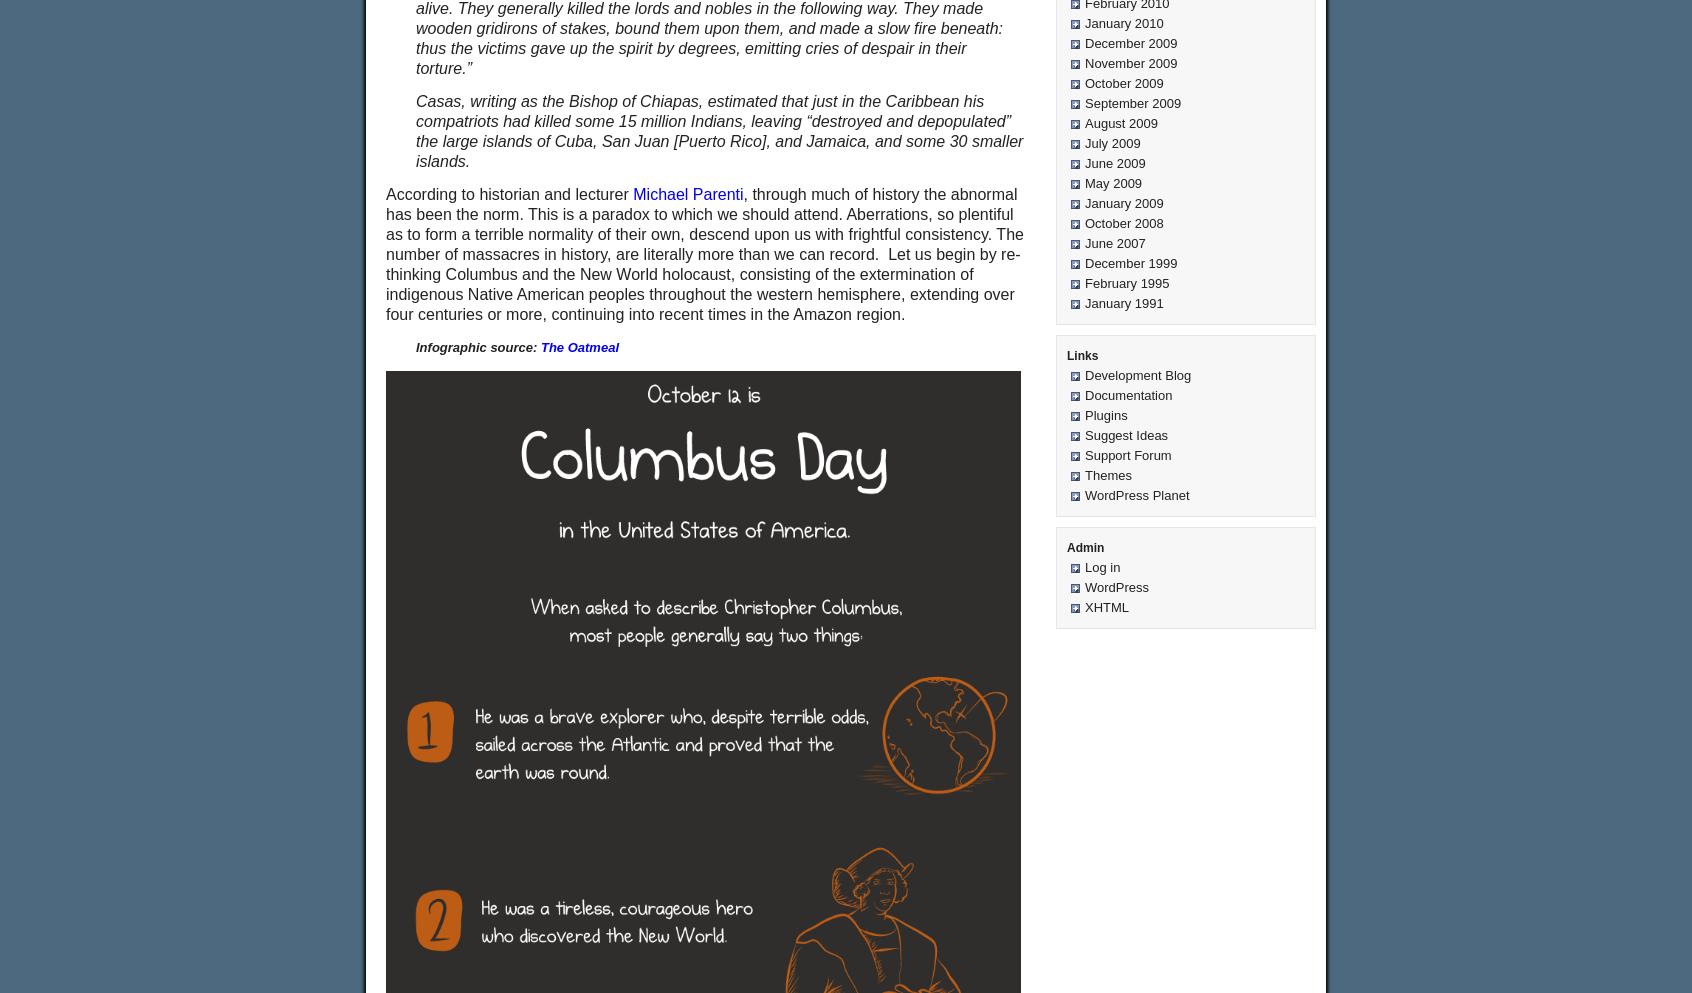  I want to click on 'Log in', so click(1102, 566).